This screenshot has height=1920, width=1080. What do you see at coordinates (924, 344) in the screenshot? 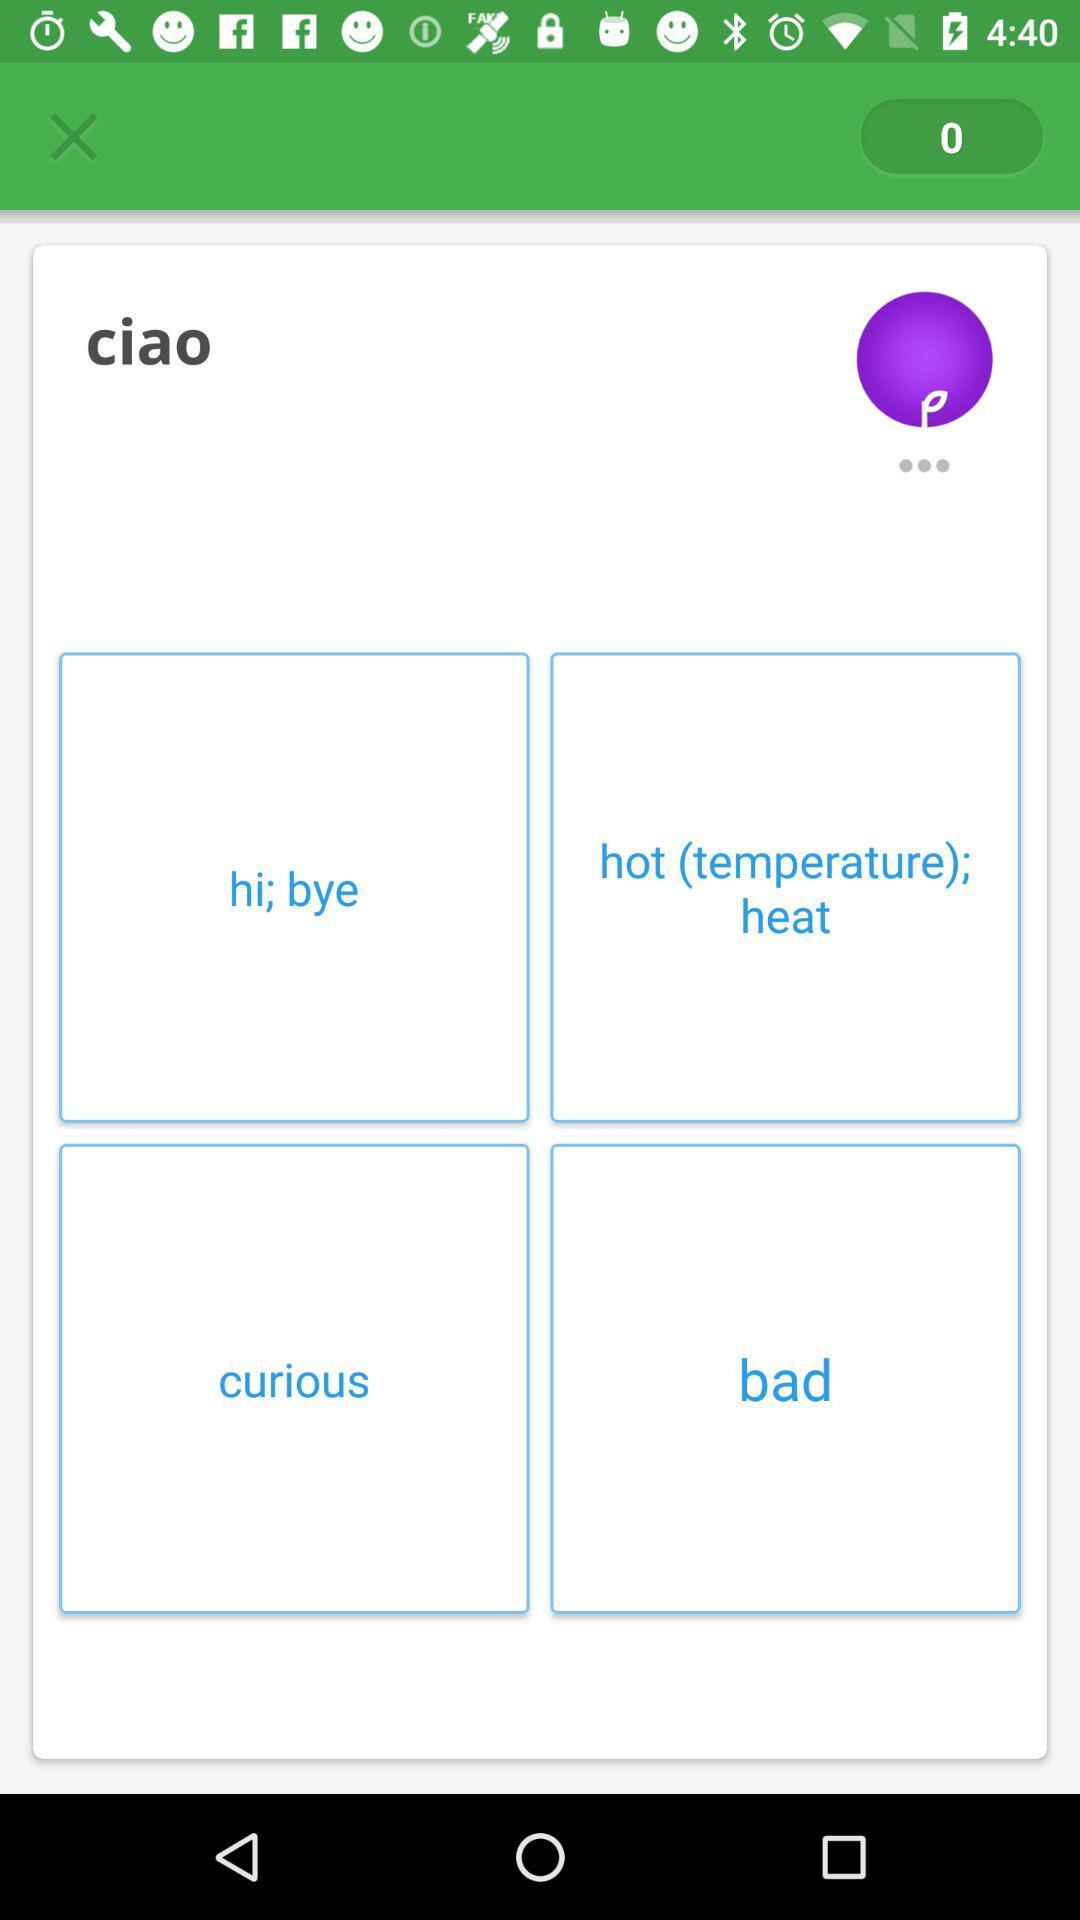
I see `item next to ciao` at bounding box center [924, 344].